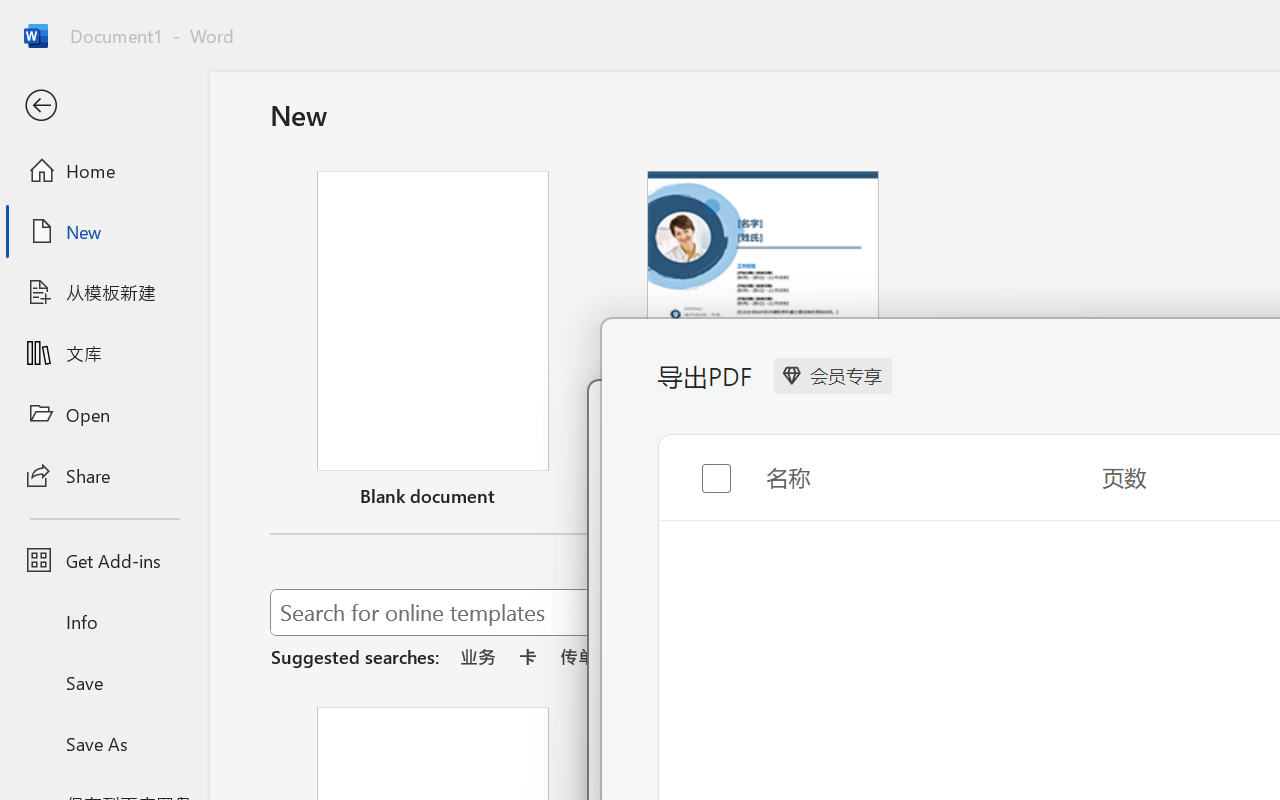 Image resolution: width=1280 pixels, height=800 pixels. Describe the element at coordinates (103, 560) in the screenshot. I see `'Get Add-ins'` at that location.